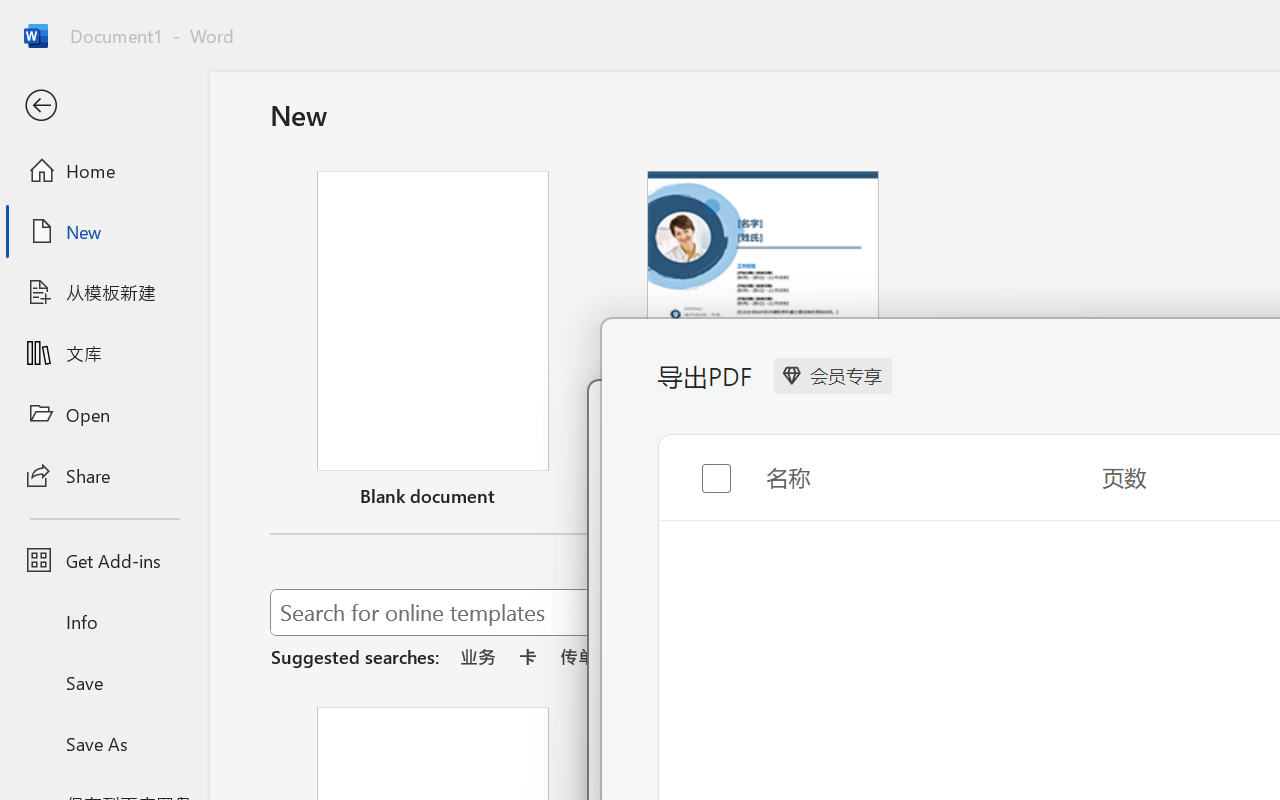 Image resolution: width=1280 pixels, height=800 pixels. Describe the element at coordinates (103, 560) in the screenshot. I see `'Get Add-ins'` at that location.